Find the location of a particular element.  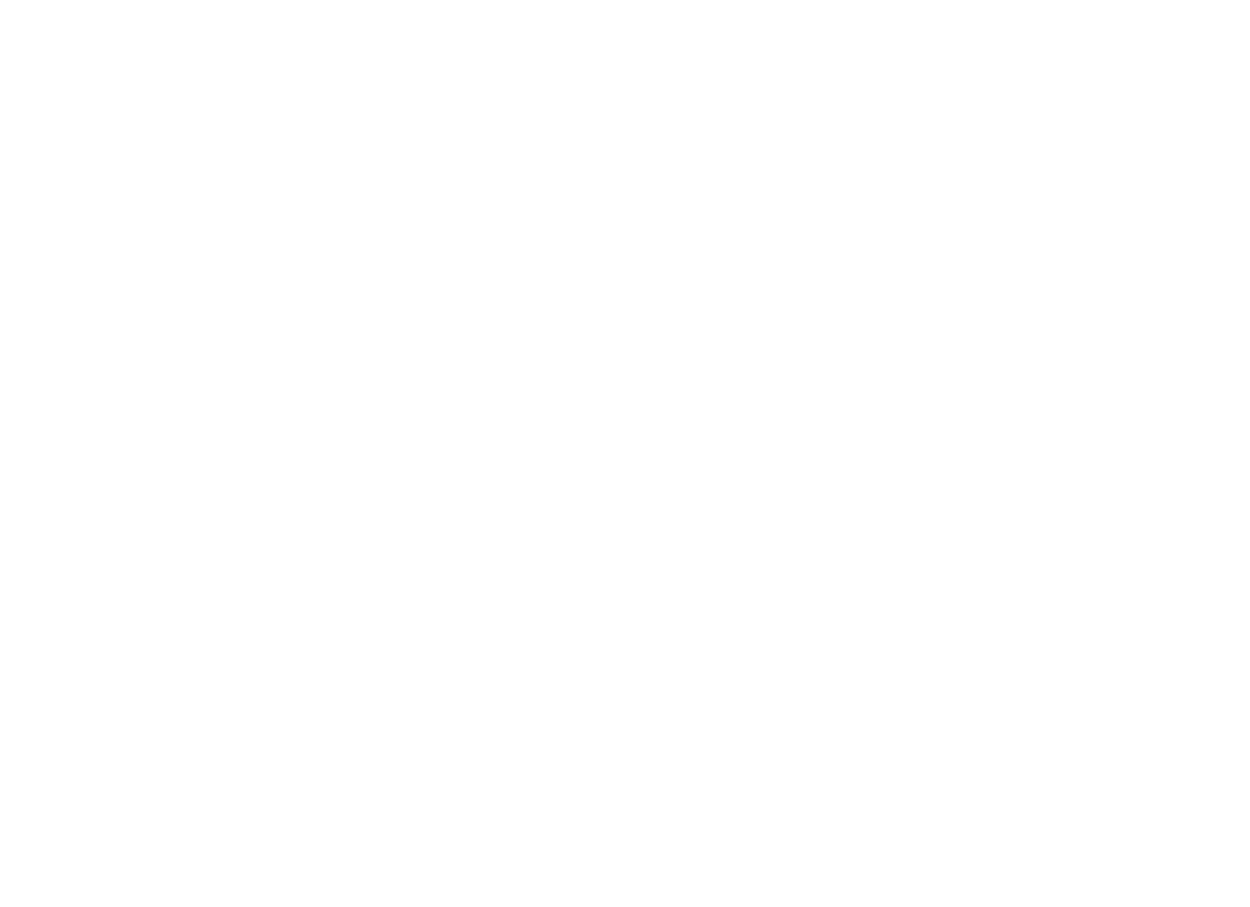

'2023 NATM Vendor Conference Gathers Leaders From Largest Global Retailers' is located at coordinates (827, 574).